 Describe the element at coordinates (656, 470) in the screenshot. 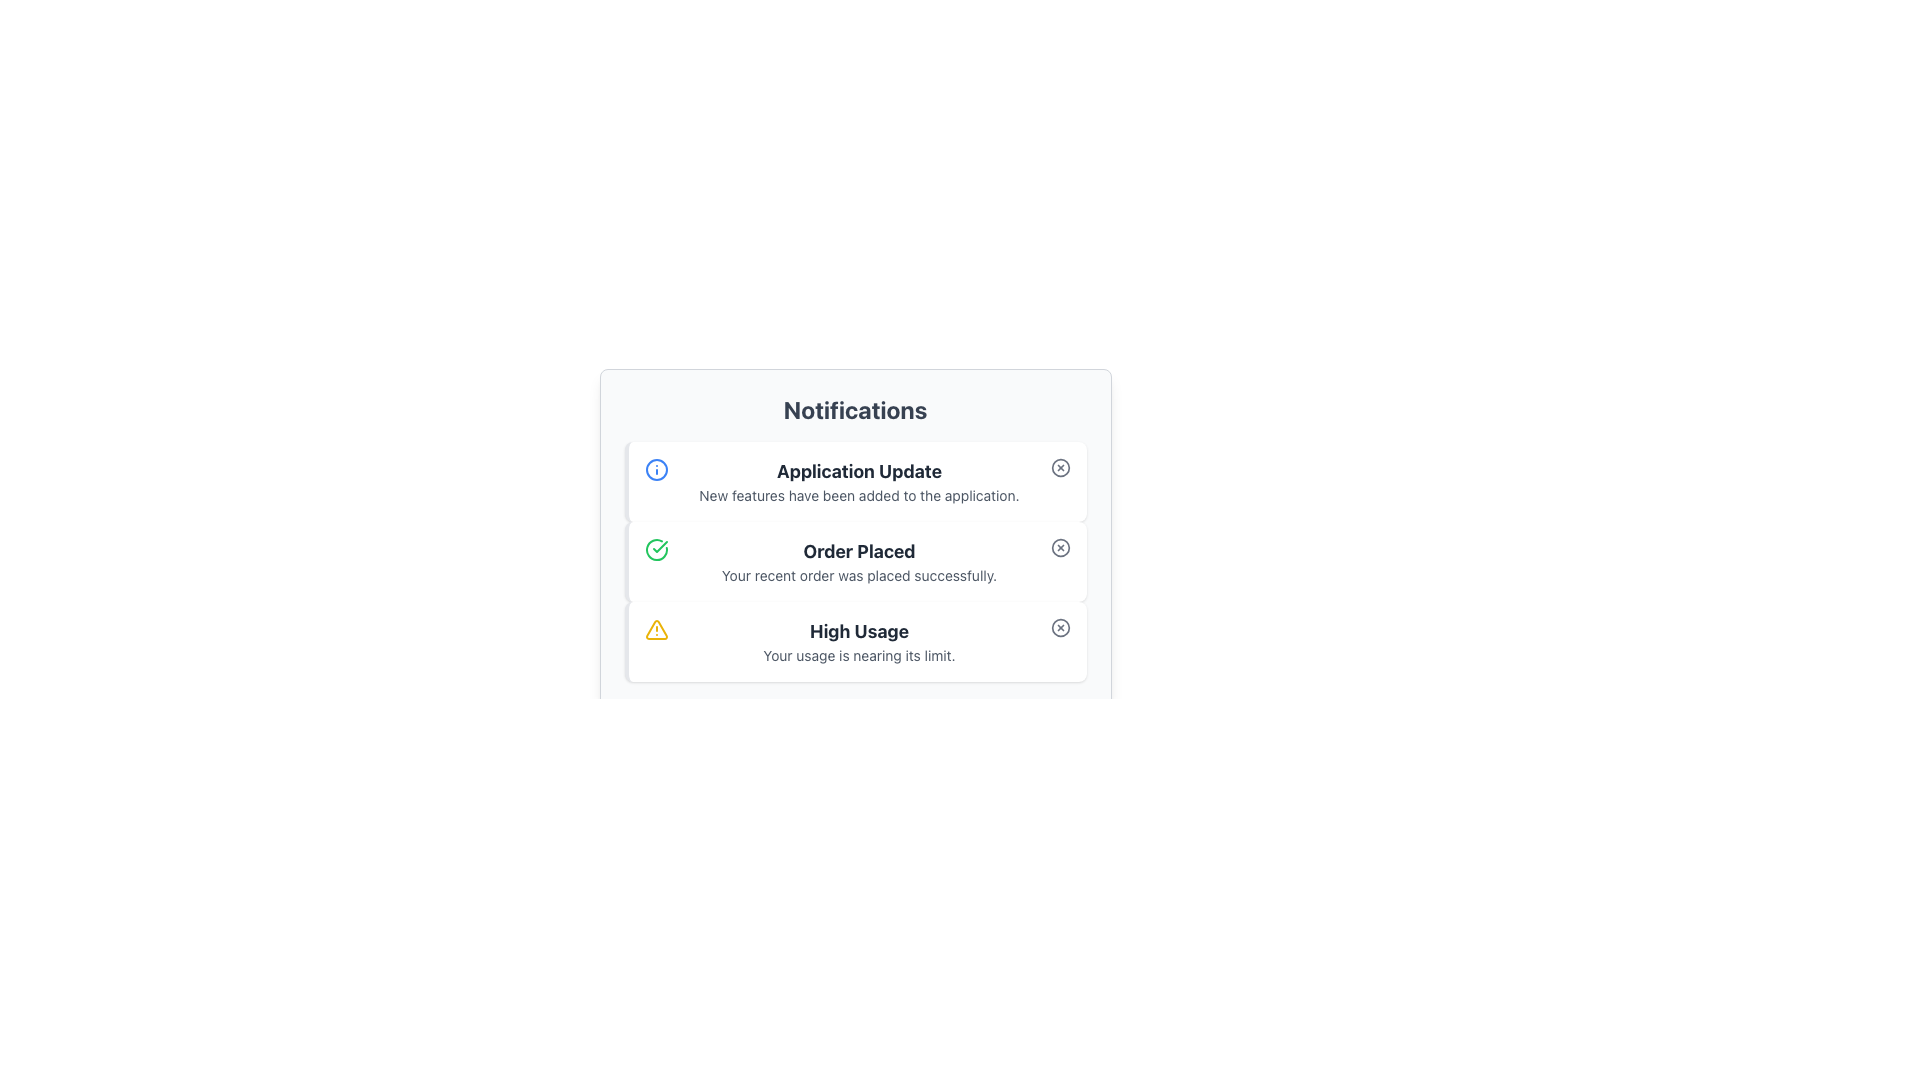

I see `the circular blue outlined 'info' icon located to the left of the 'Application Update' title in the notification card` at that location.